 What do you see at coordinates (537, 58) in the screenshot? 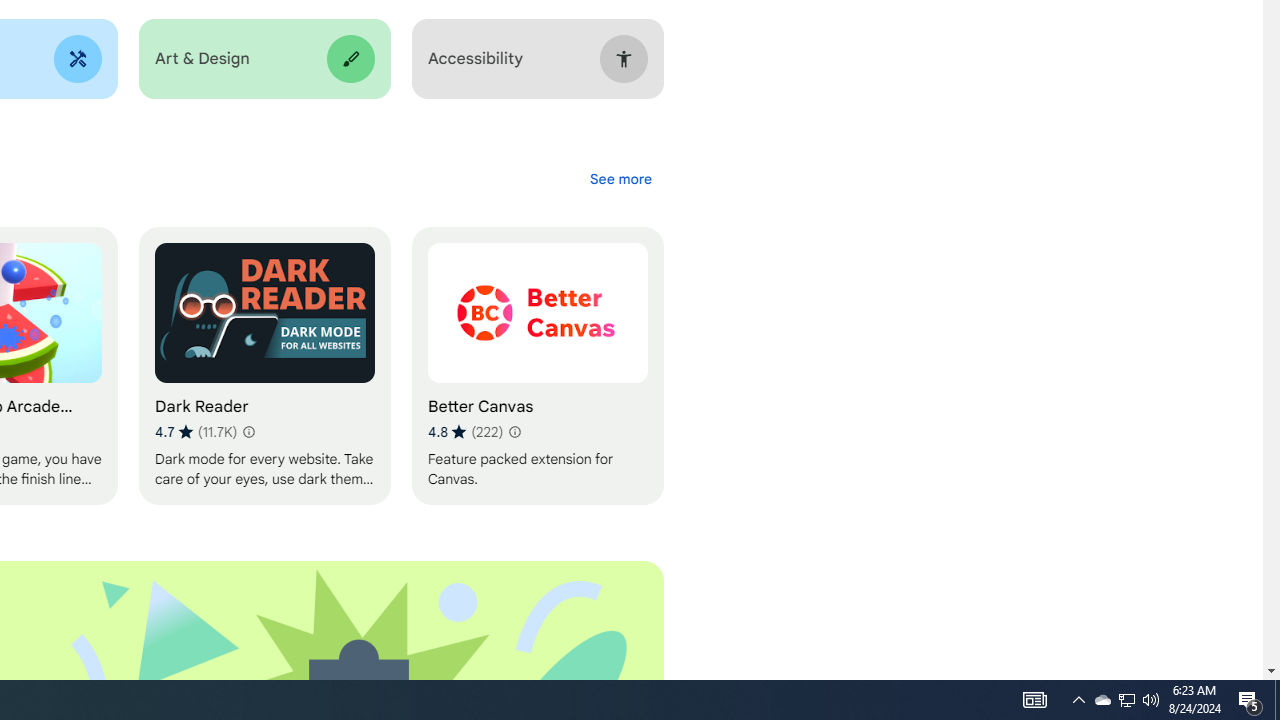
I see `'Accessibility'` at bounding box center [537, 58].